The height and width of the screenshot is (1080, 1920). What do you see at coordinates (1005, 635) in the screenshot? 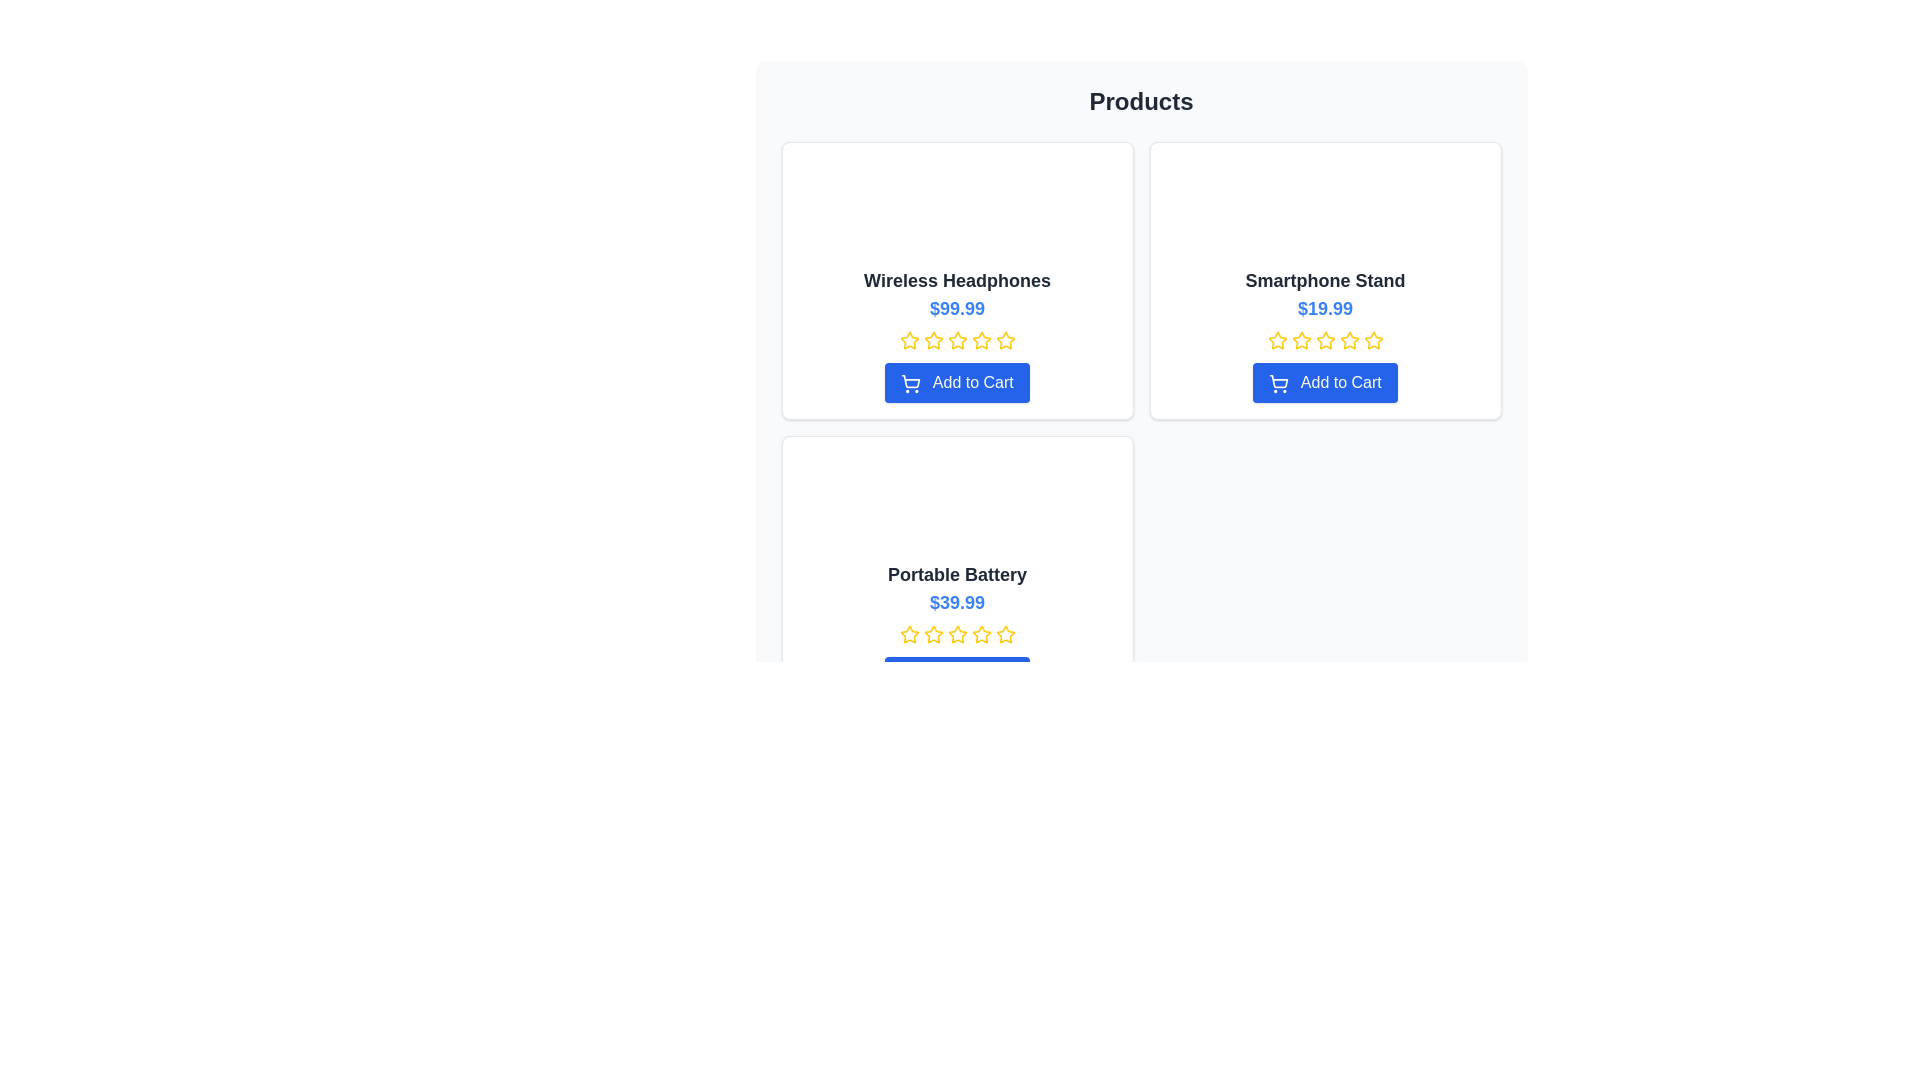
I see `the fifth star in the rating system for the 'Portable Battery' product card to provide visual feedback` at bounding box center [1005, 635].